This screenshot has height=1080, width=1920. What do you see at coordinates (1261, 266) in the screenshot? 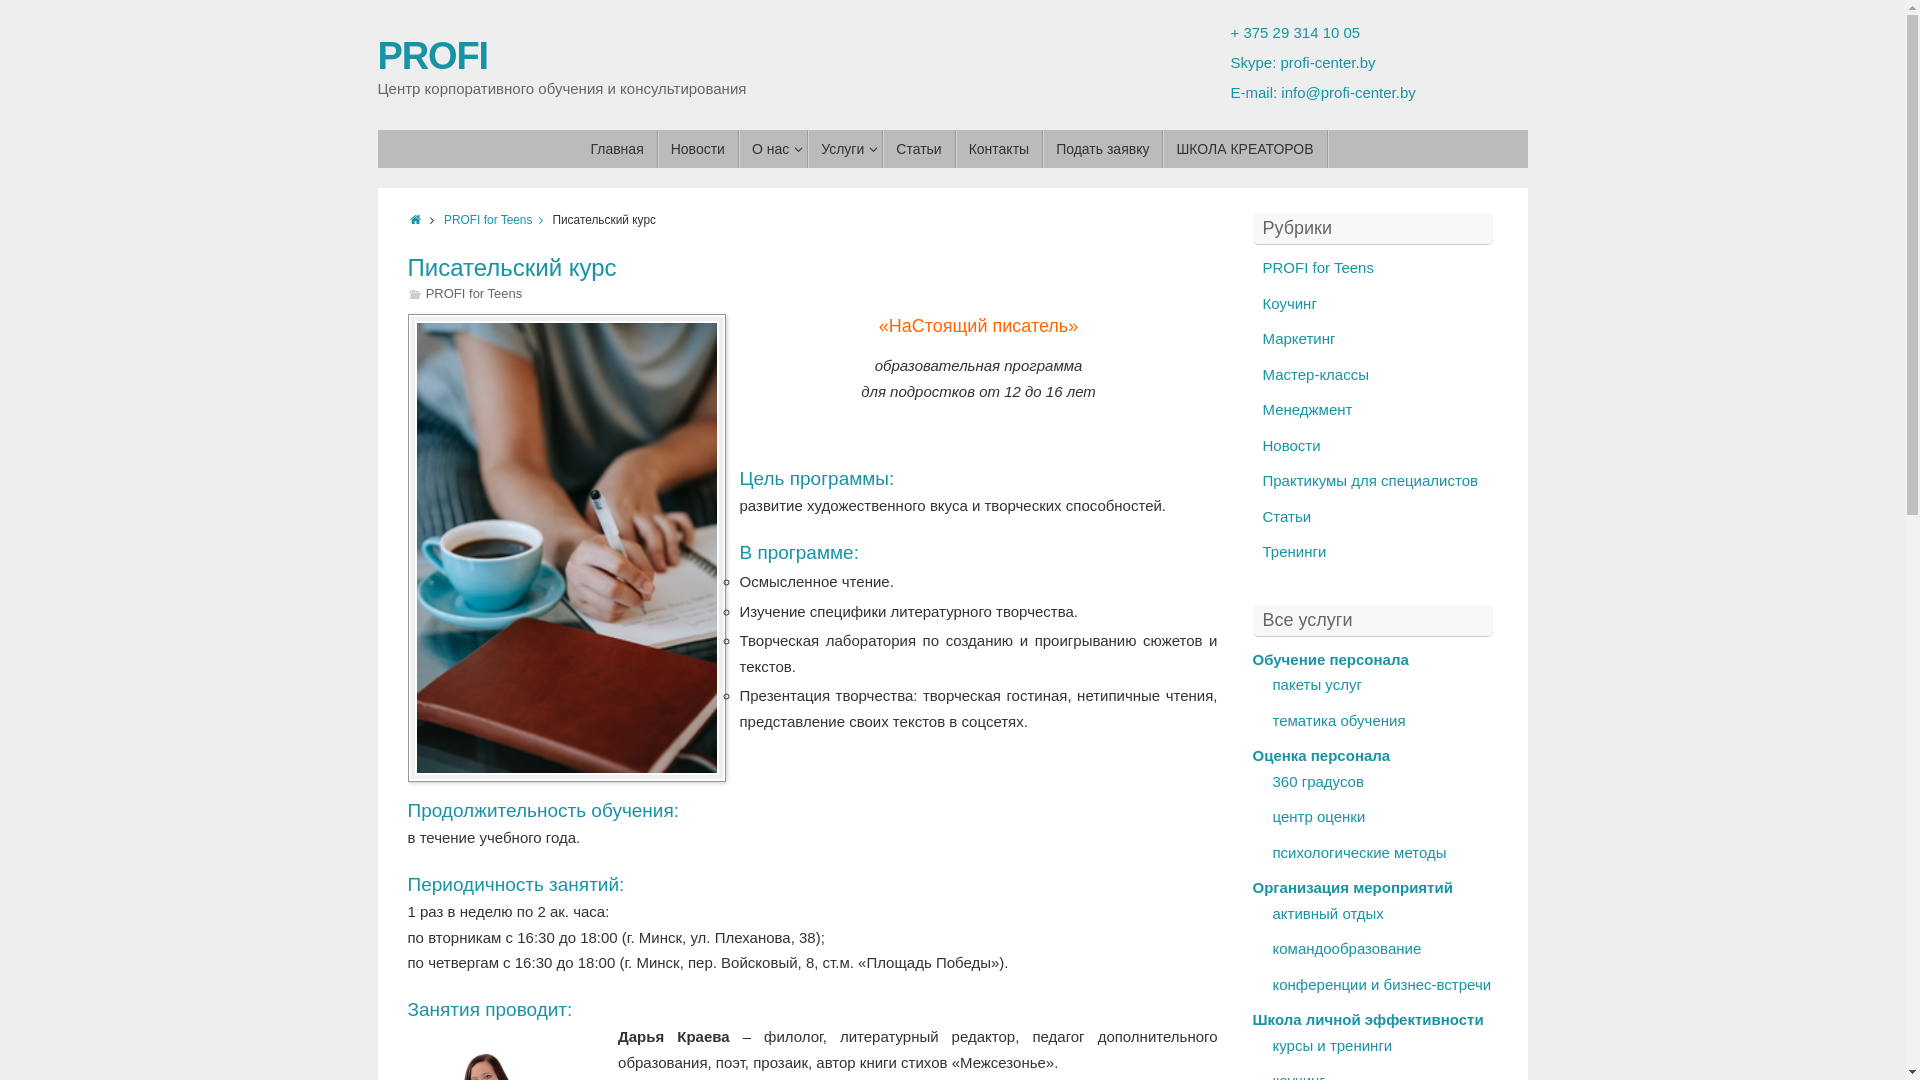
I see `'PROFI for Teens'` at bounding box center [1261, 266].